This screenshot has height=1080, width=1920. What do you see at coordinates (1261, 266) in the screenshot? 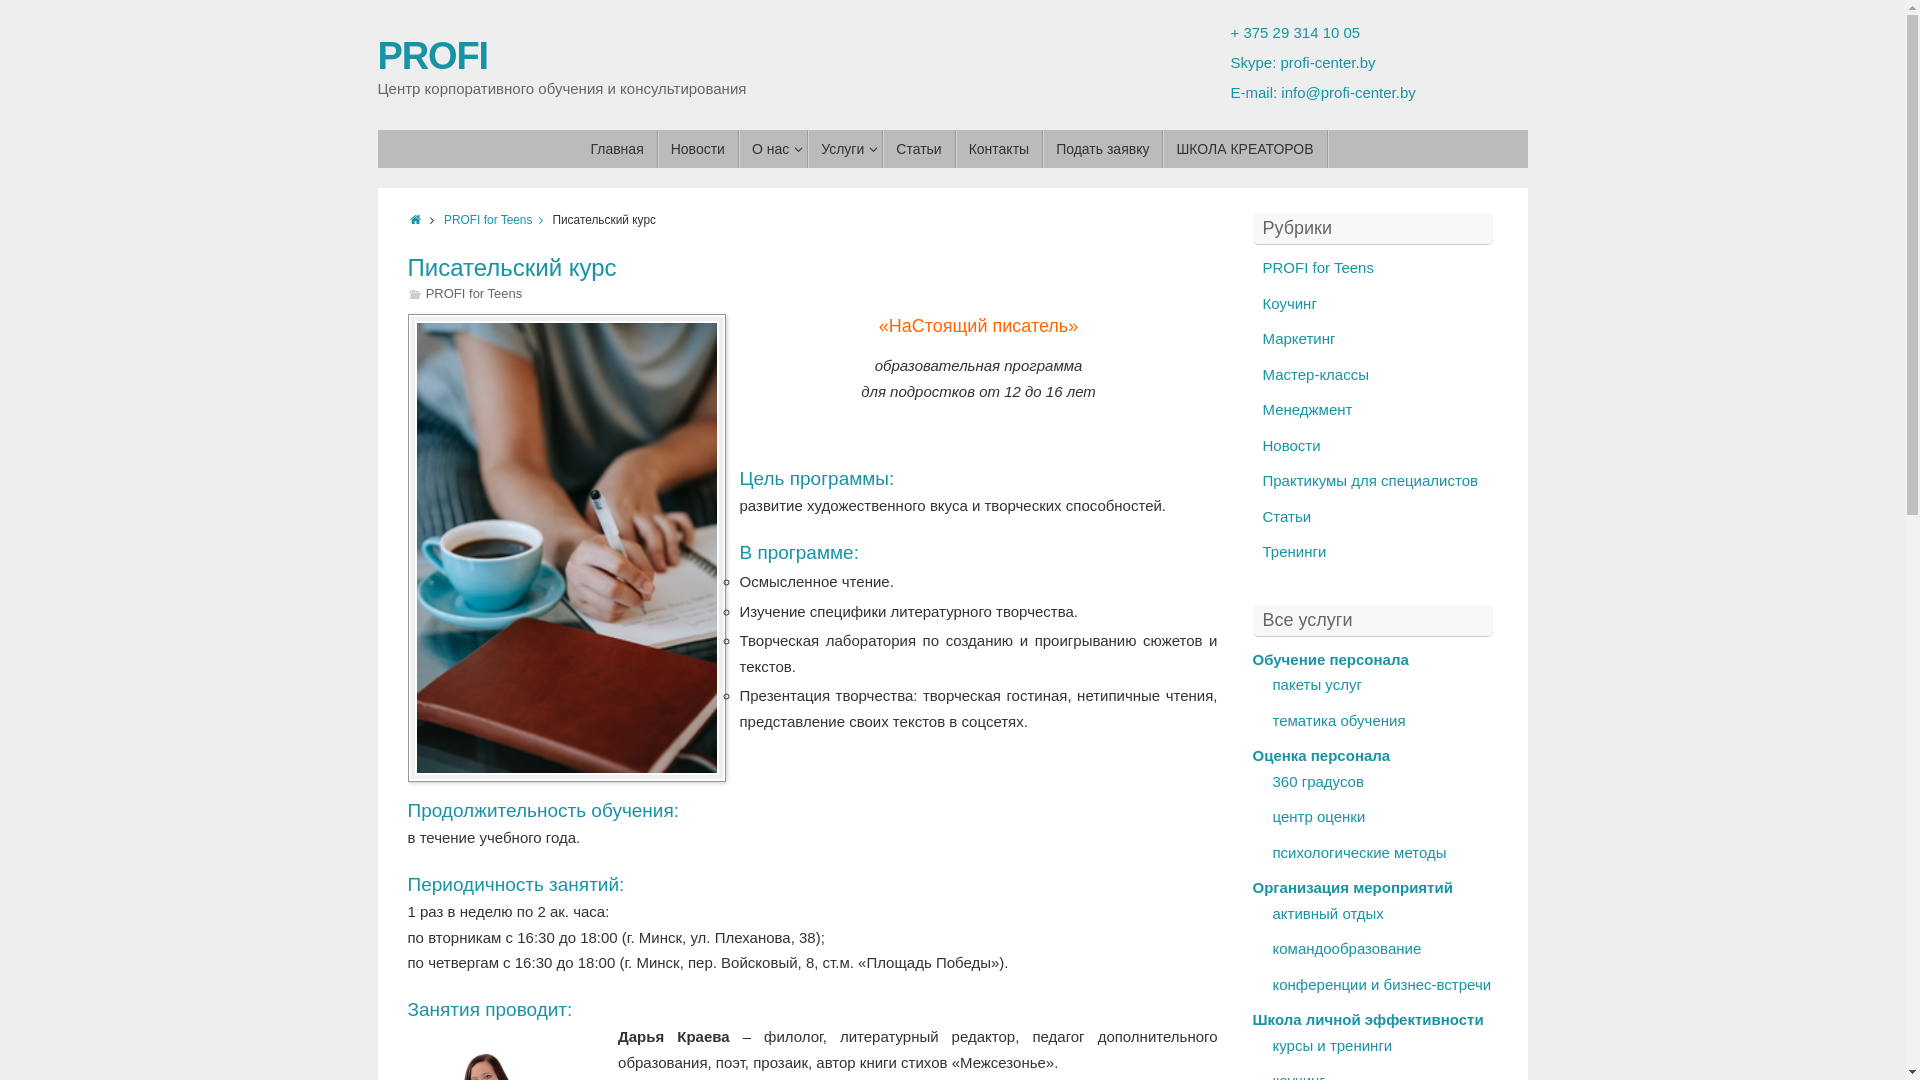
I see `'PROFI for Teens'` at bounding box center [1261, 266].